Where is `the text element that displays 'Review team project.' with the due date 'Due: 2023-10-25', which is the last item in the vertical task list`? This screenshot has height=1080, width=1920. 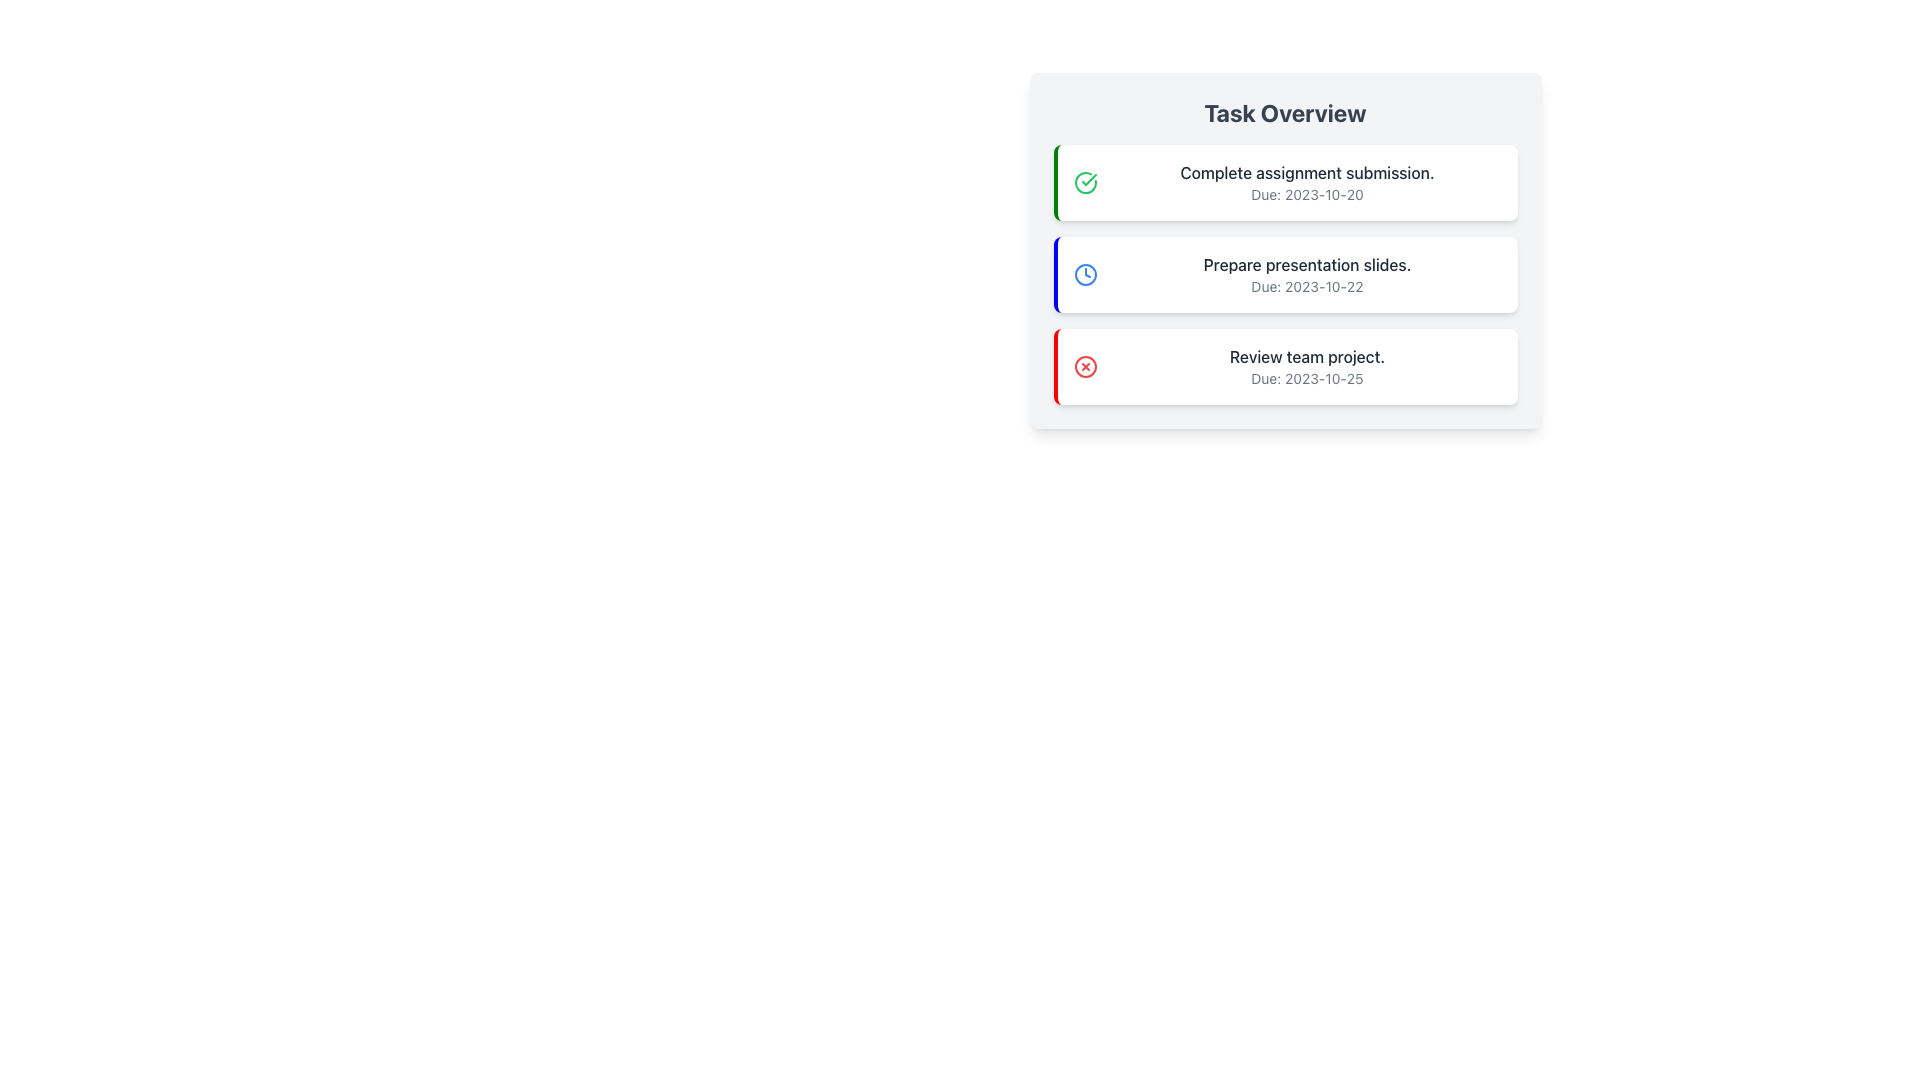 the text element that displays 'Review team project.' with the due date 'Due: 2023-10-25', which is the last item in the vertical task list is located at coordinates (1307, 366).